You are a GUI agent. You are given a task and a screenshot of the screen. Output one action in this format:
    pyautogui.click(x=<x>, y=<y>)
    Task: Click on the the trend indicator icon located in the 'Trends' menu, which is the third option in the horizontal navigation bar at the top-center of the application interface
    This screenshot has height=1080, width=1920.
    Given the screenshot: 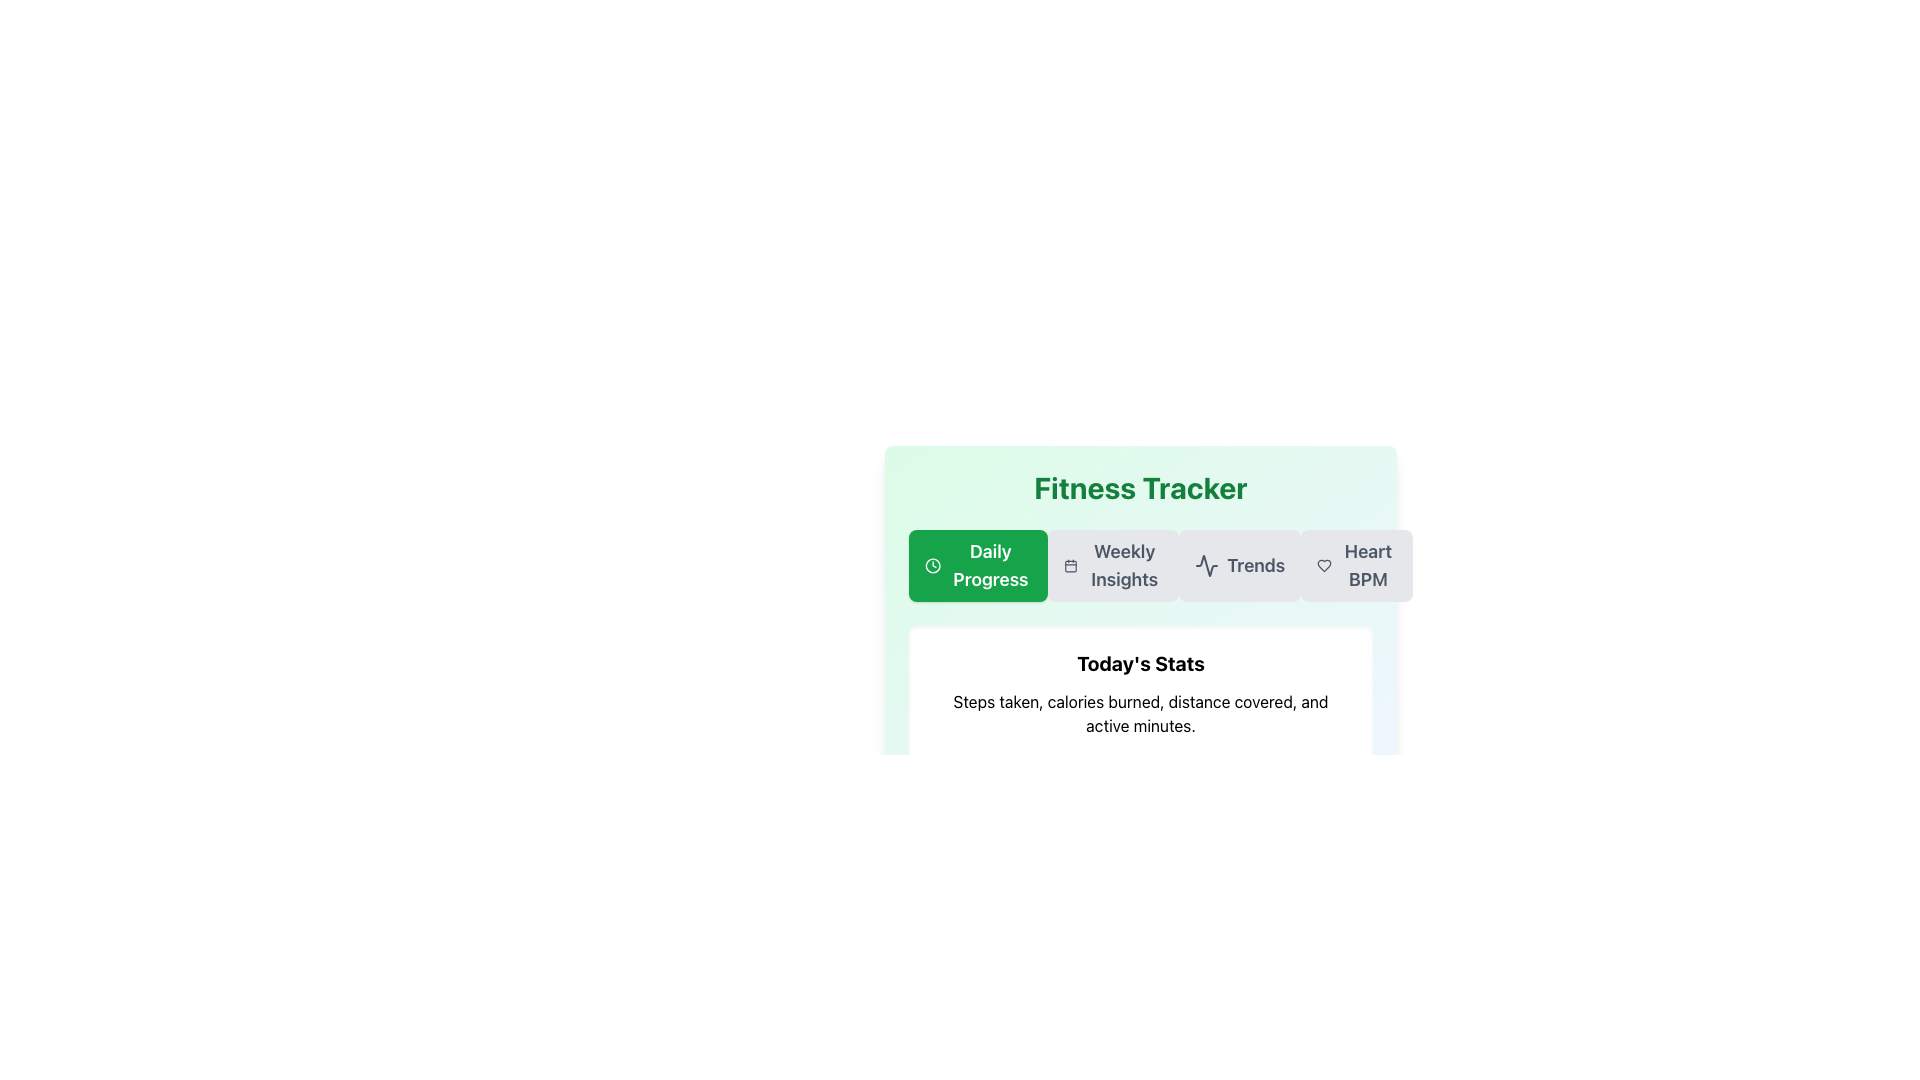 What is the action you would take?
    pyautogui.click(x=1206, y=566)
    